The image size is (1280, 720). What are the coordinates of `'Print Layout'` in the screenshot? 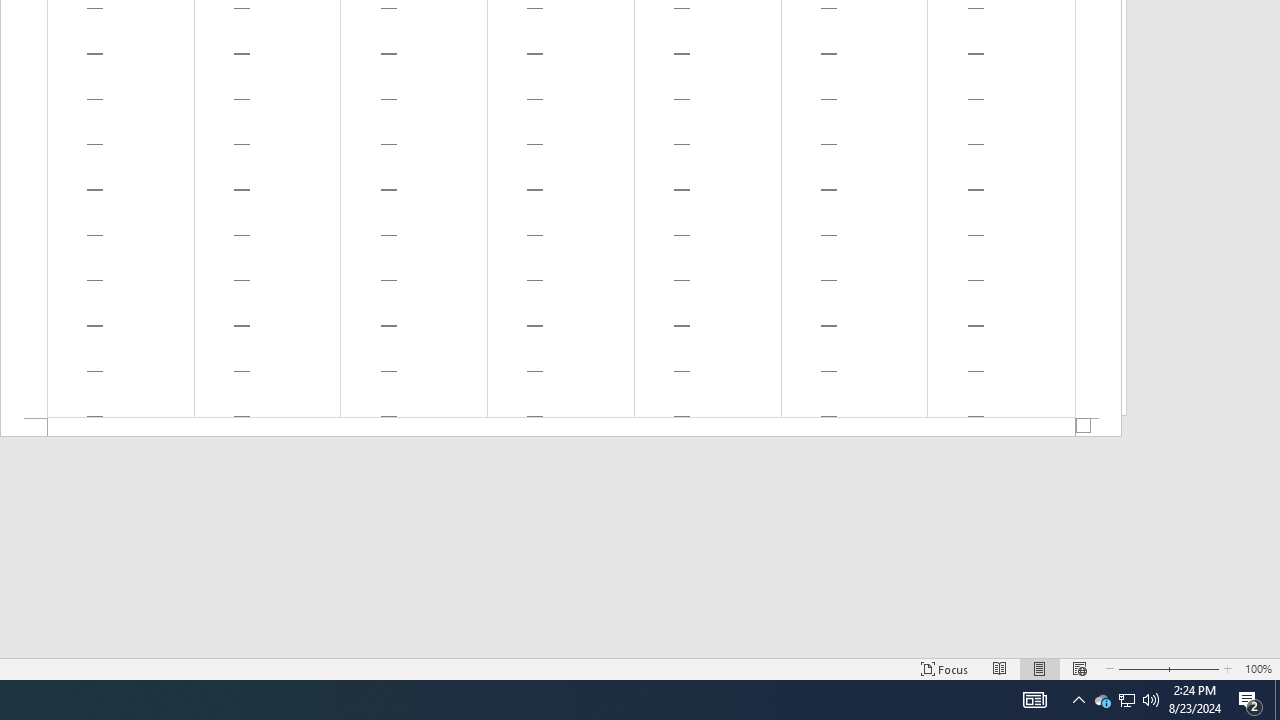 It's located at (1034, 698).